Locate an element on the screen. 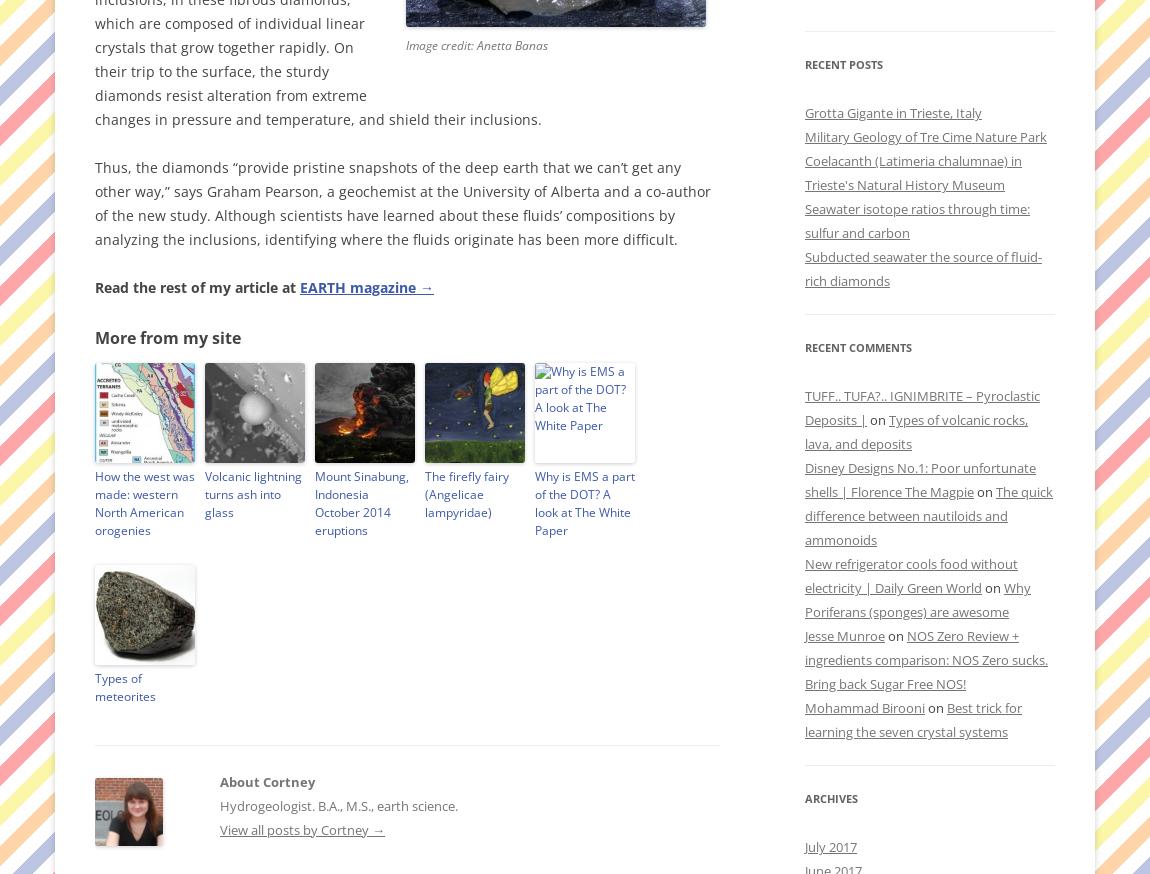 The width and height of the screenshot is (1150, 874). 'Subducted seawater the source of fluid-rich diamonds' is located at coordinates (923, 269).